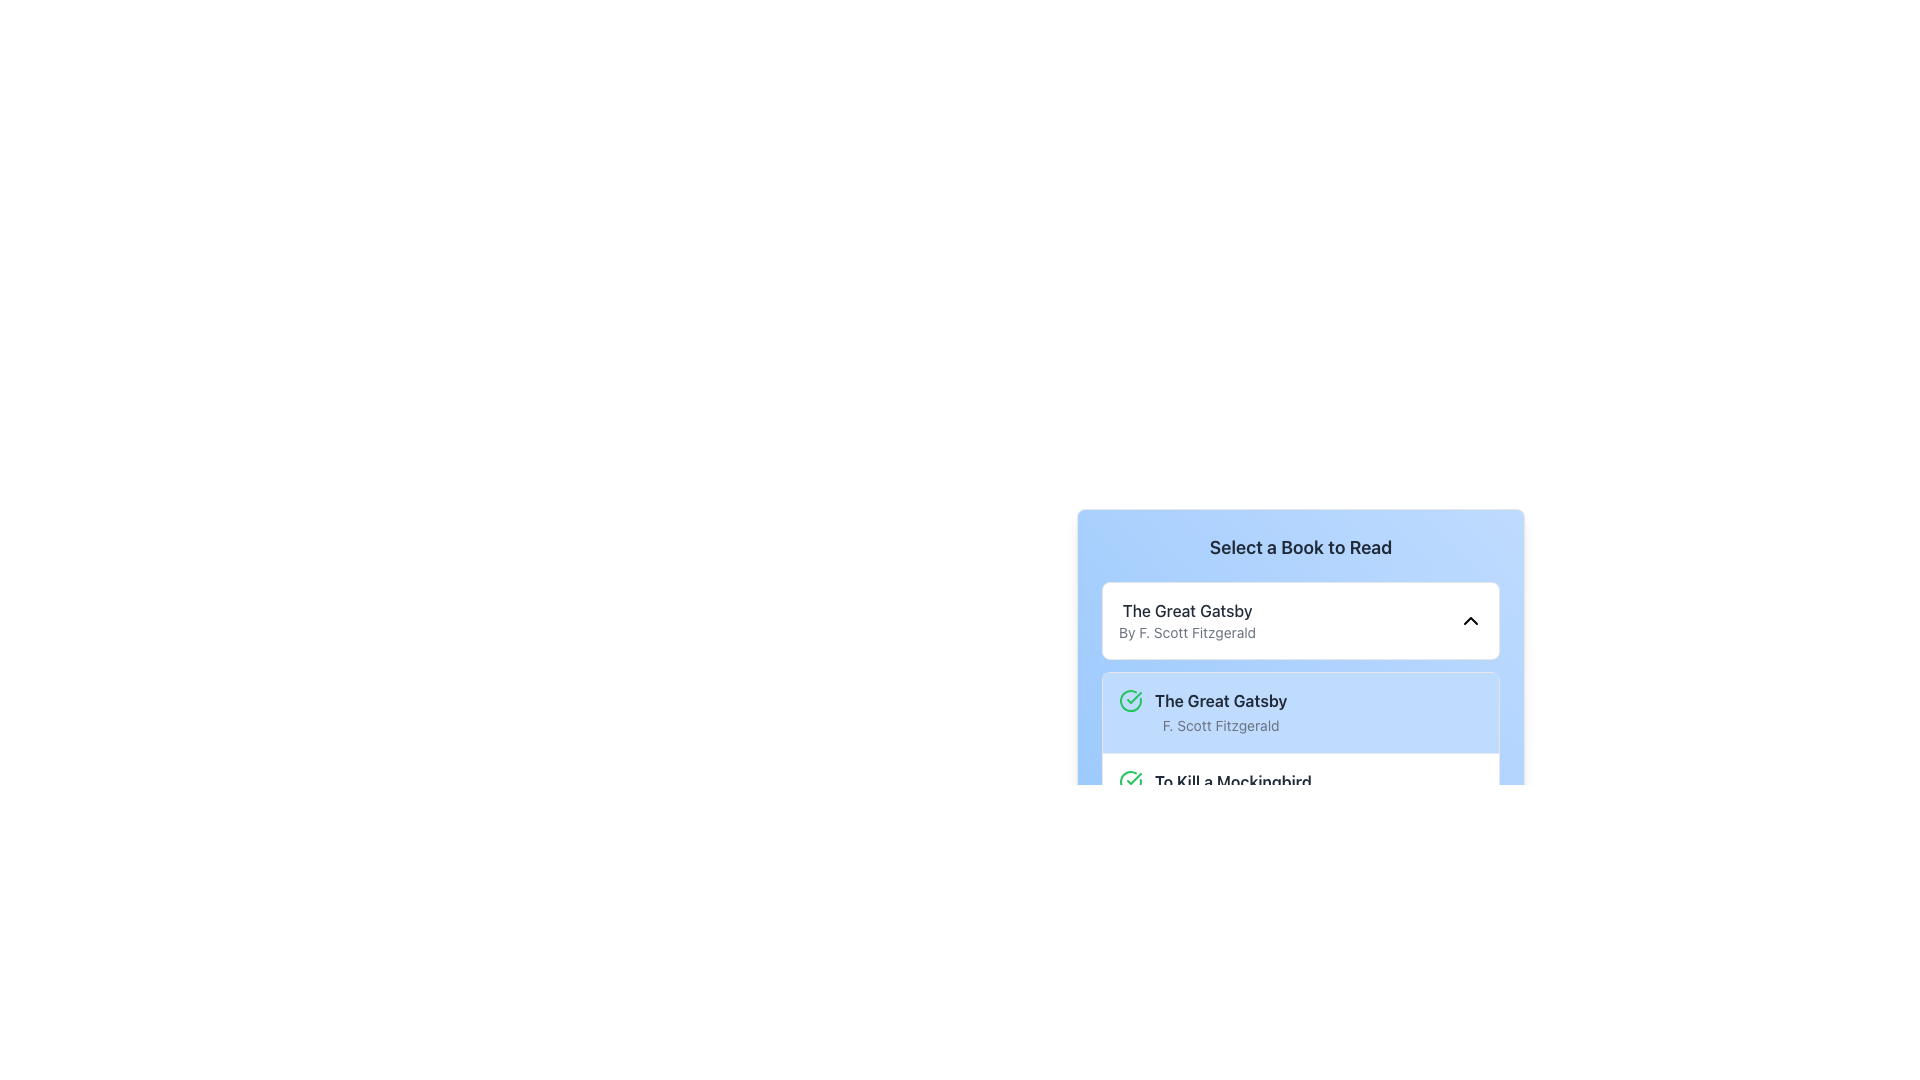  Describe the element at coordinates (1131, 781) in the screenshot. I see `the Status Indicator (Icon) for 'To Kill a Mockingbird', a circular green icon with a check mark inside, indicating completed status` at that location.